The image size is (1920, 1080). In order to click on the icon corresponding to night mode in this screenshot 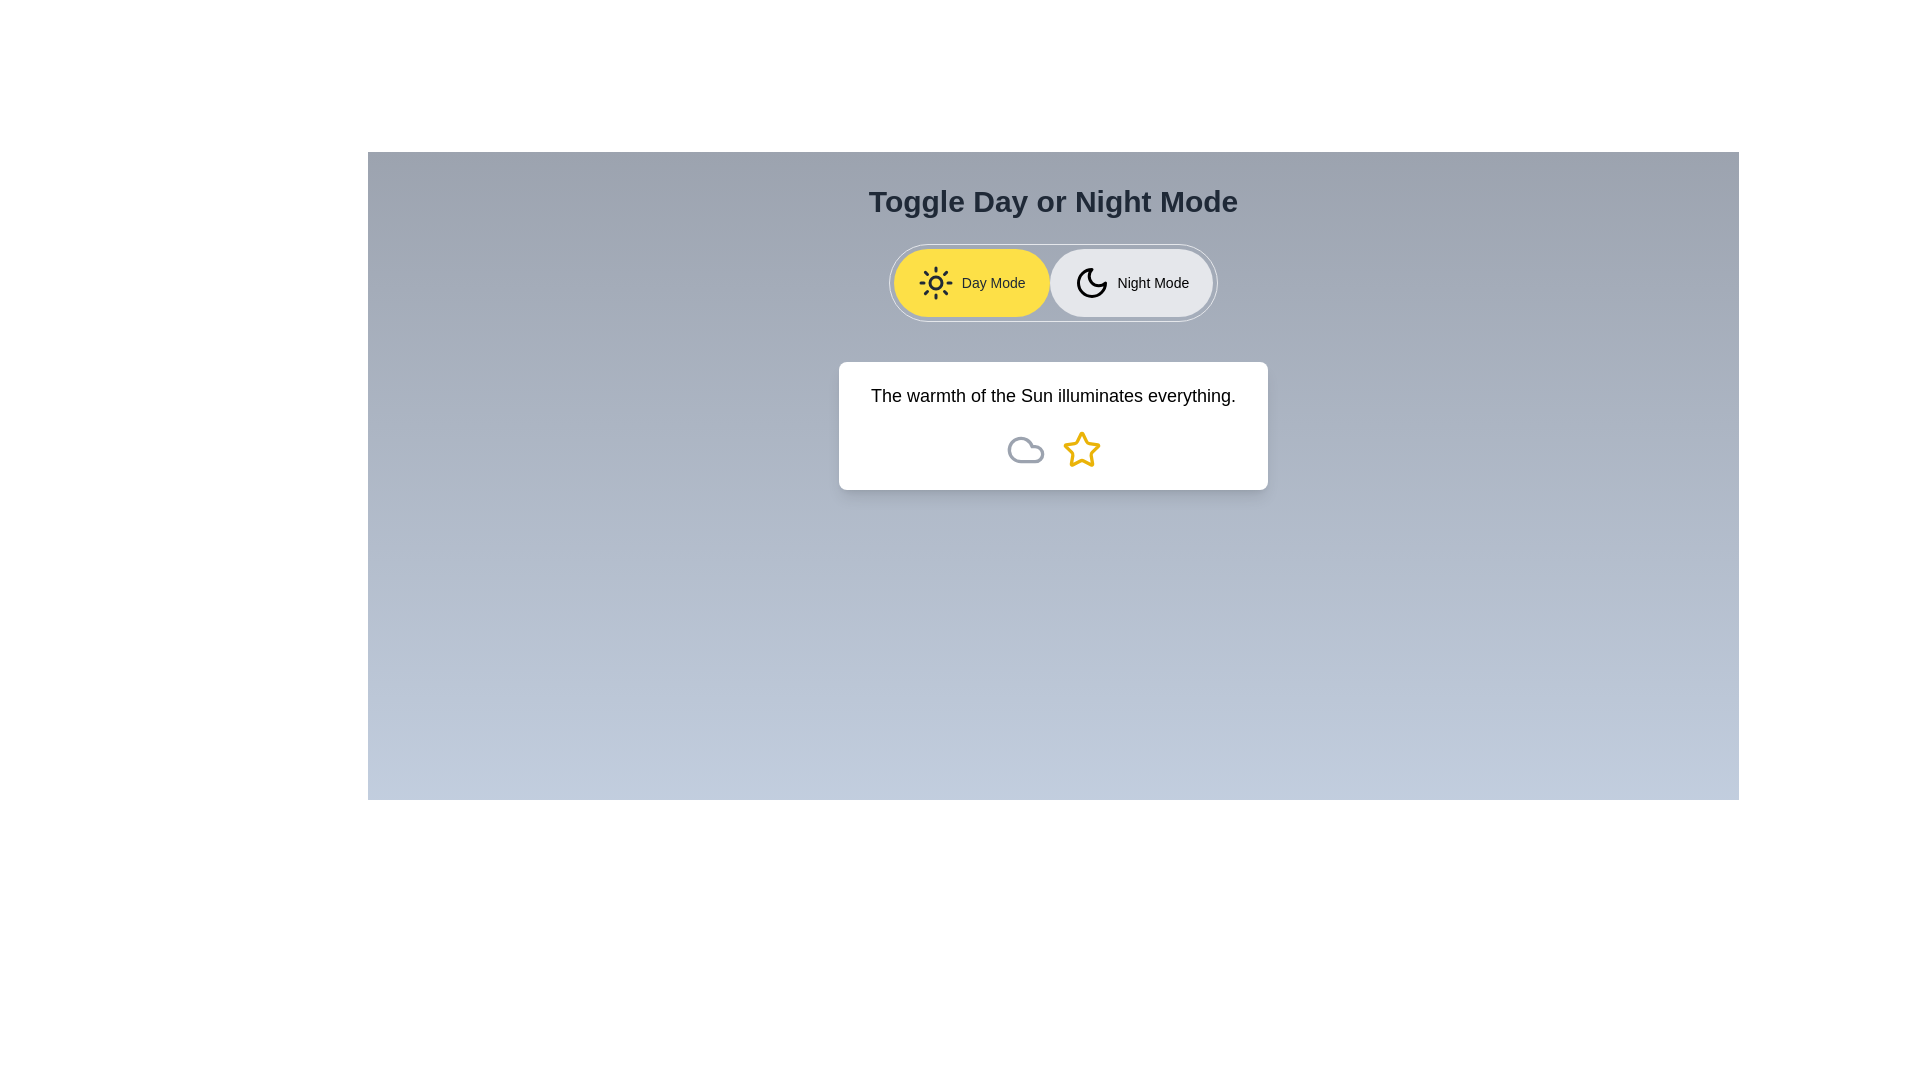, I will do `click(1131, 282)`.